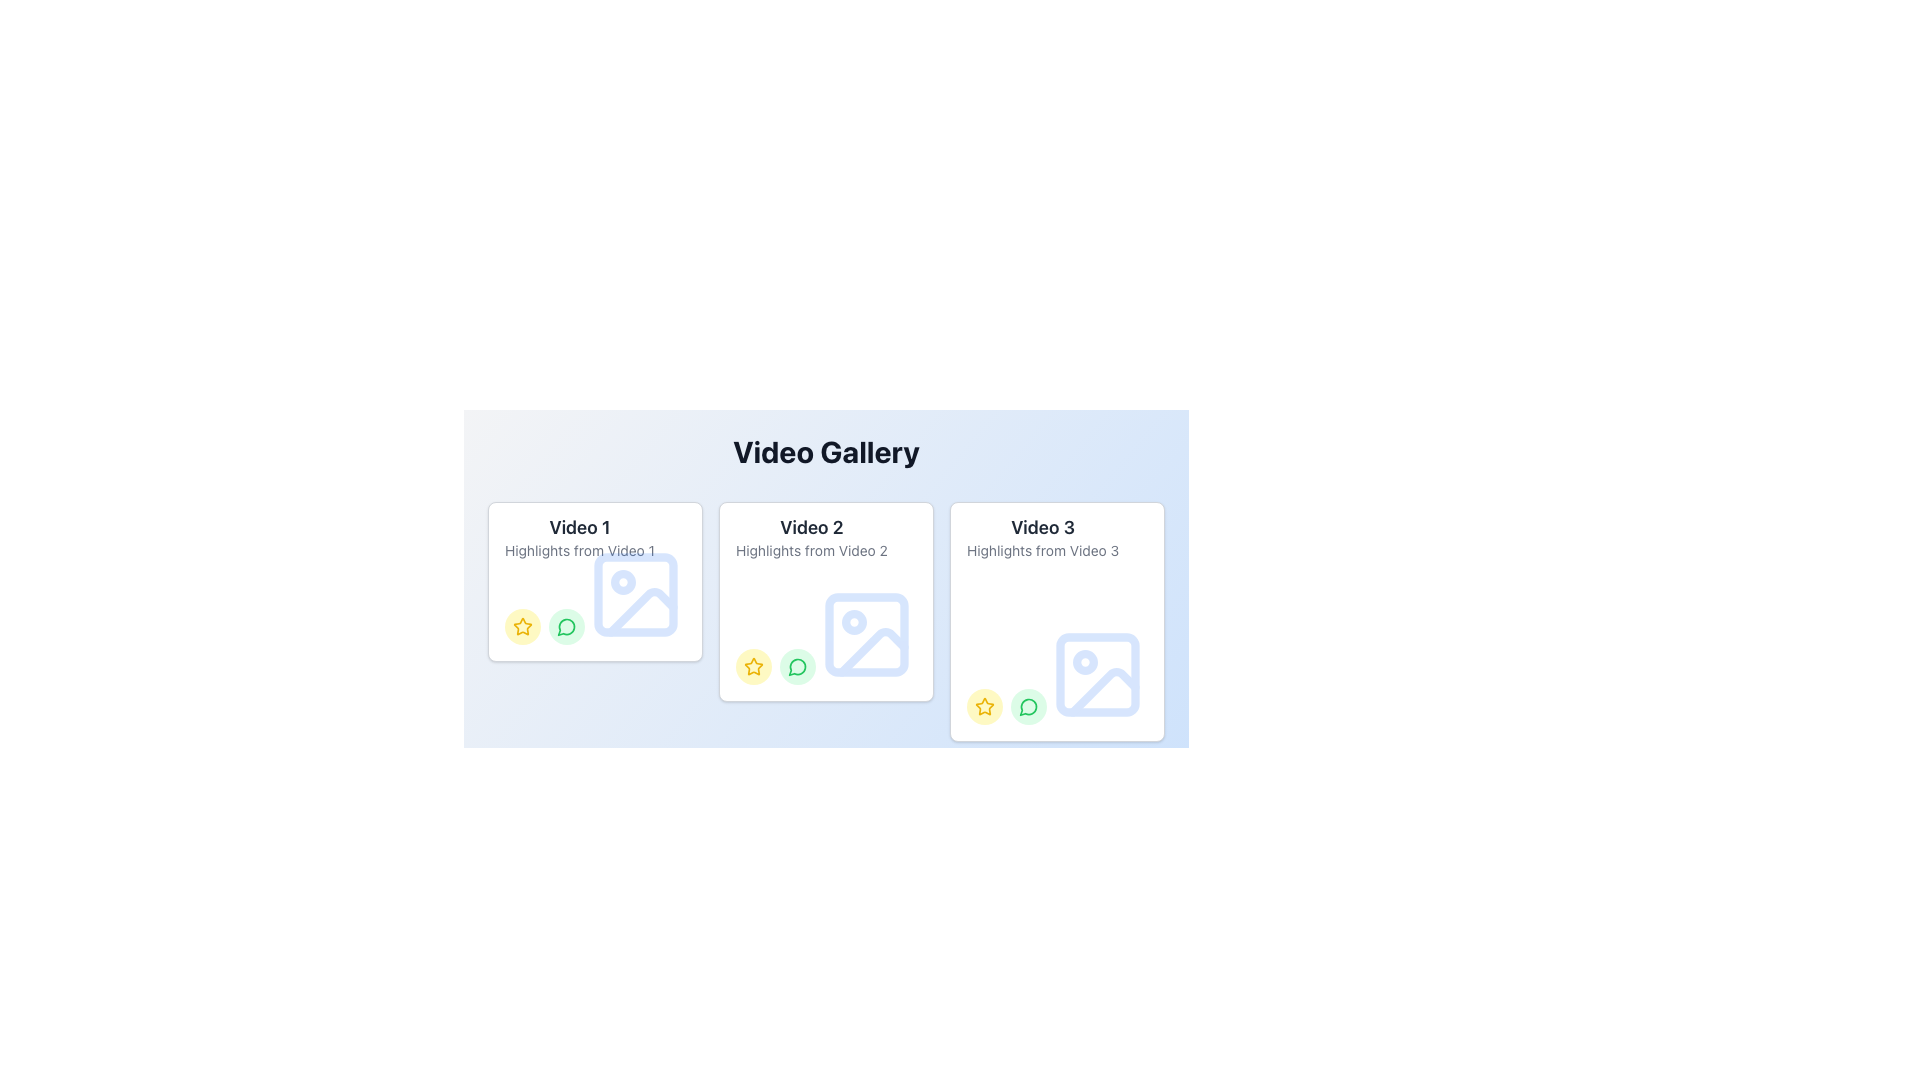 The height and width of the screenshot is (1080, 1920). I want to click on the Text Block displaying 'Video 1' and 'Highlights from Video 1', located in the top-left section of the first card in the 'Video Gallery', so click(579, 540).